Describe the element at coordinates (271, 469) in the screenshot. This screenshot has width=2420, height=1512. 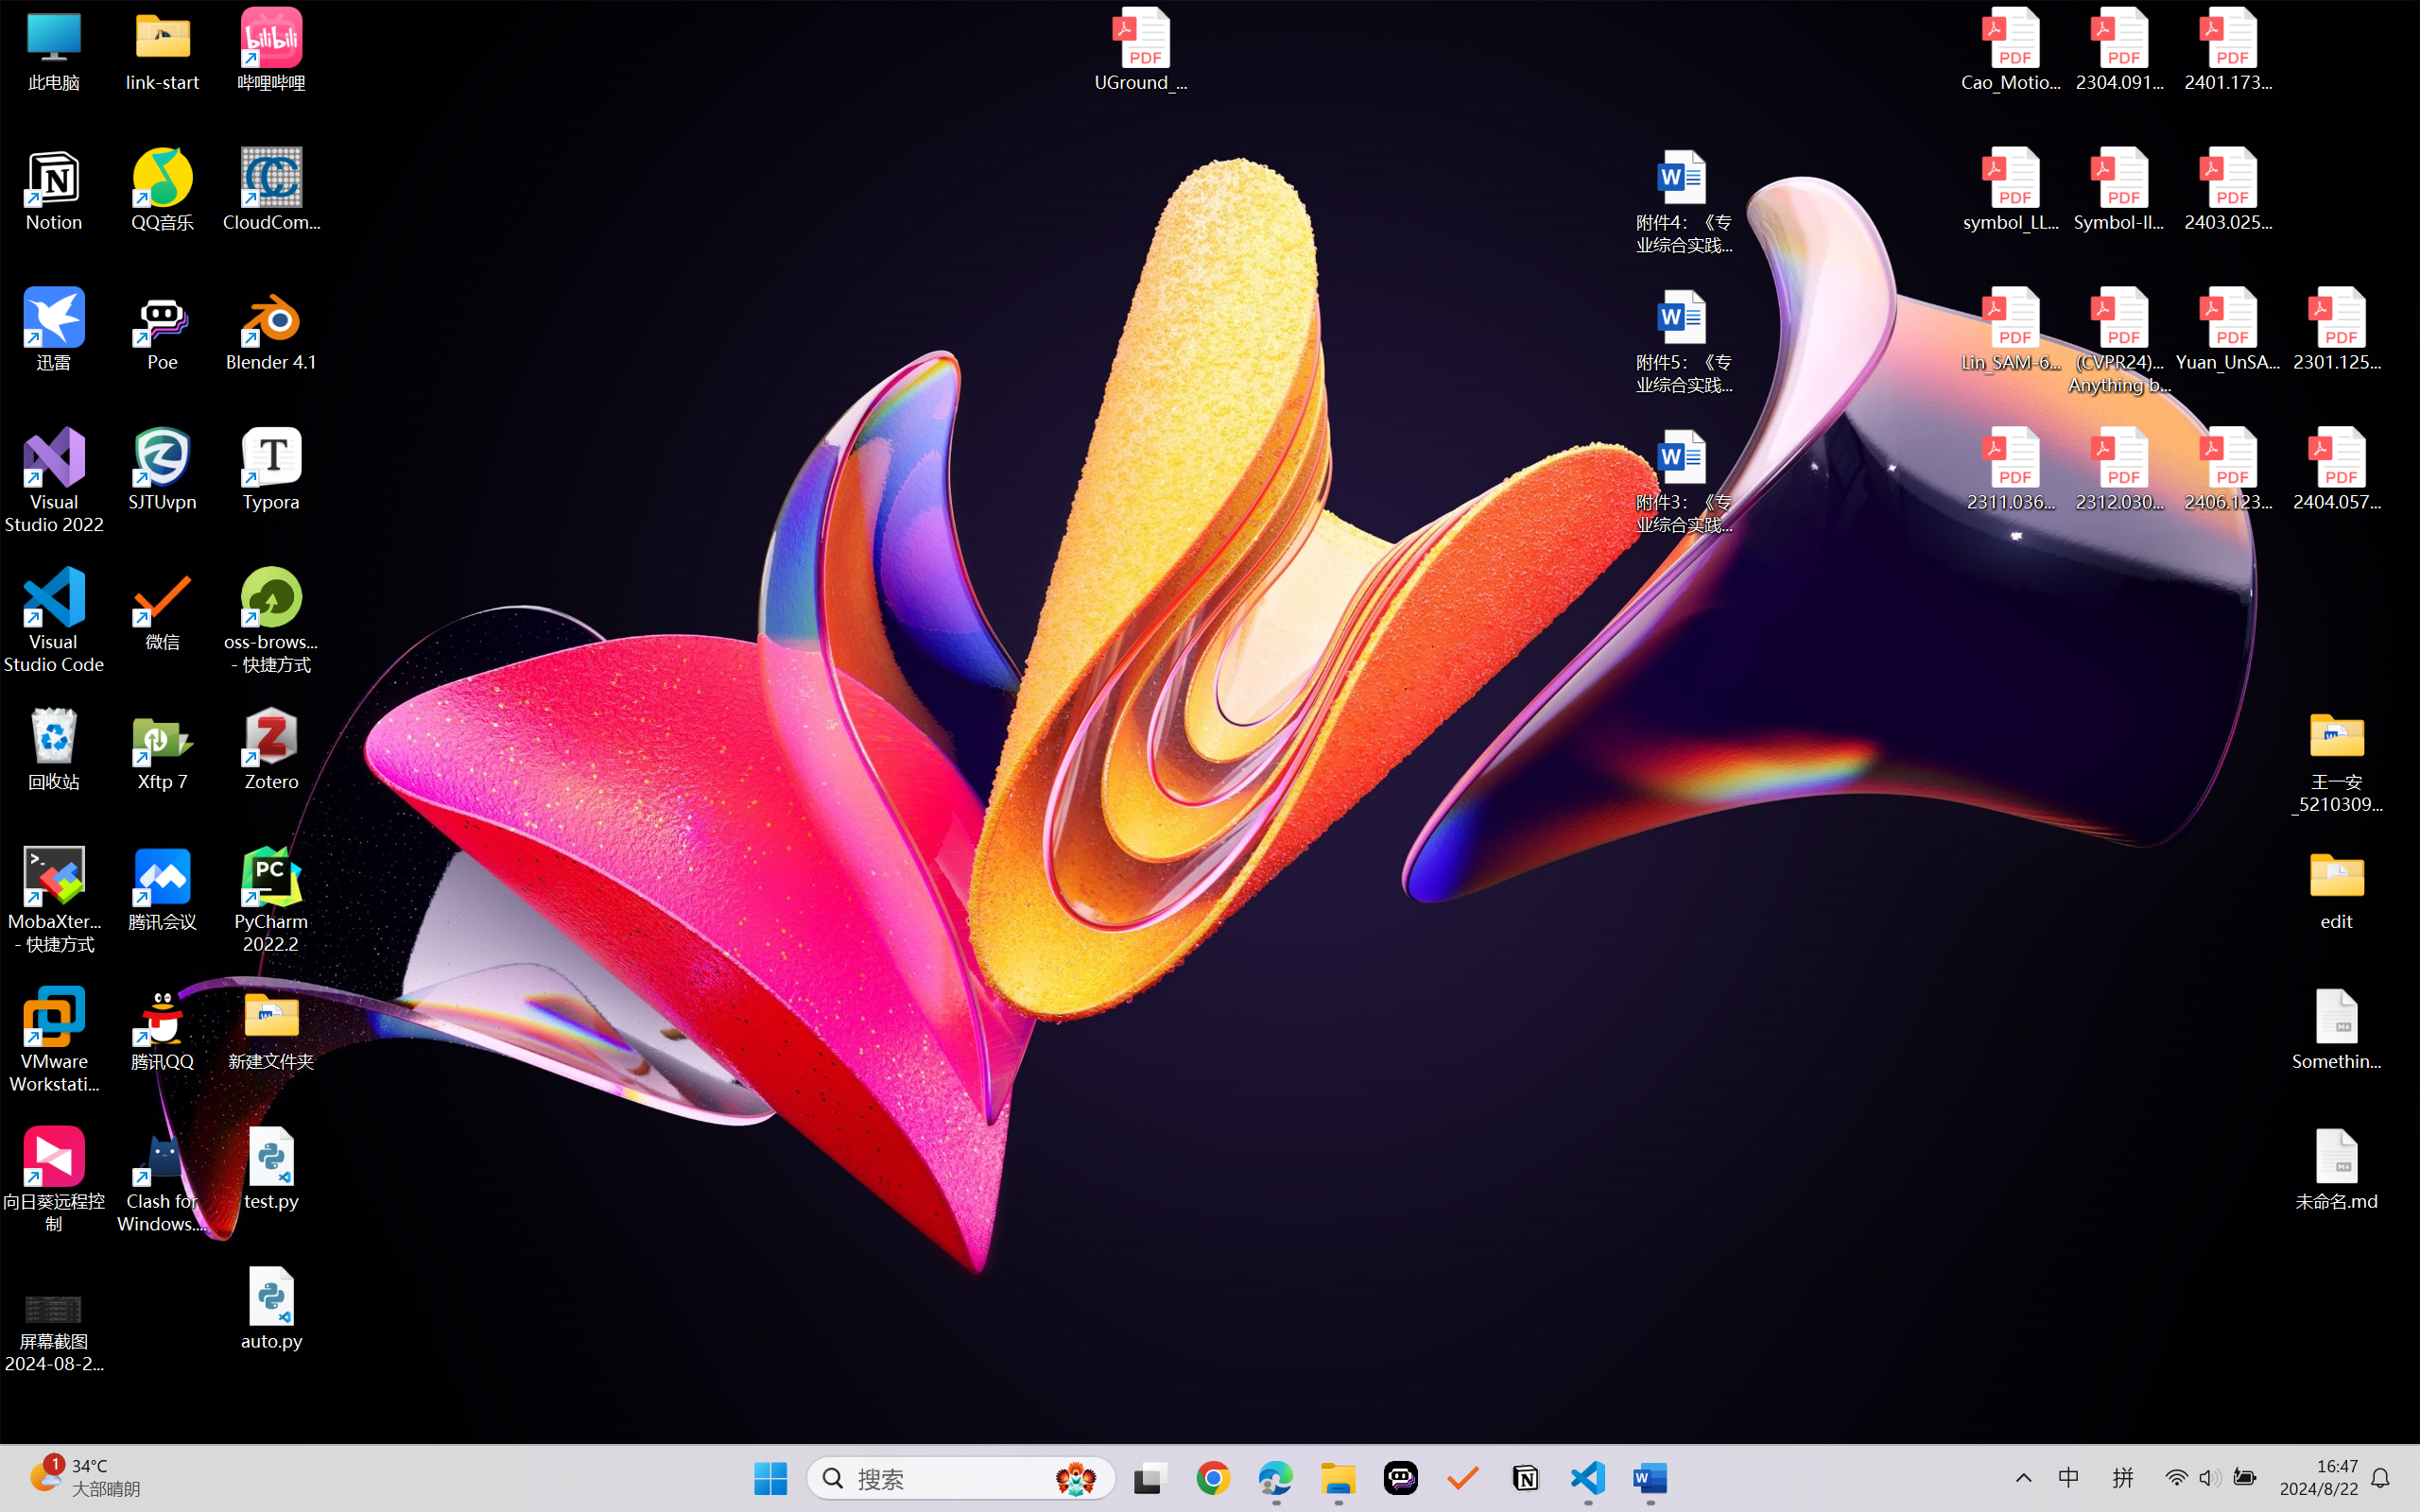
I see `'Typora'` at that location.